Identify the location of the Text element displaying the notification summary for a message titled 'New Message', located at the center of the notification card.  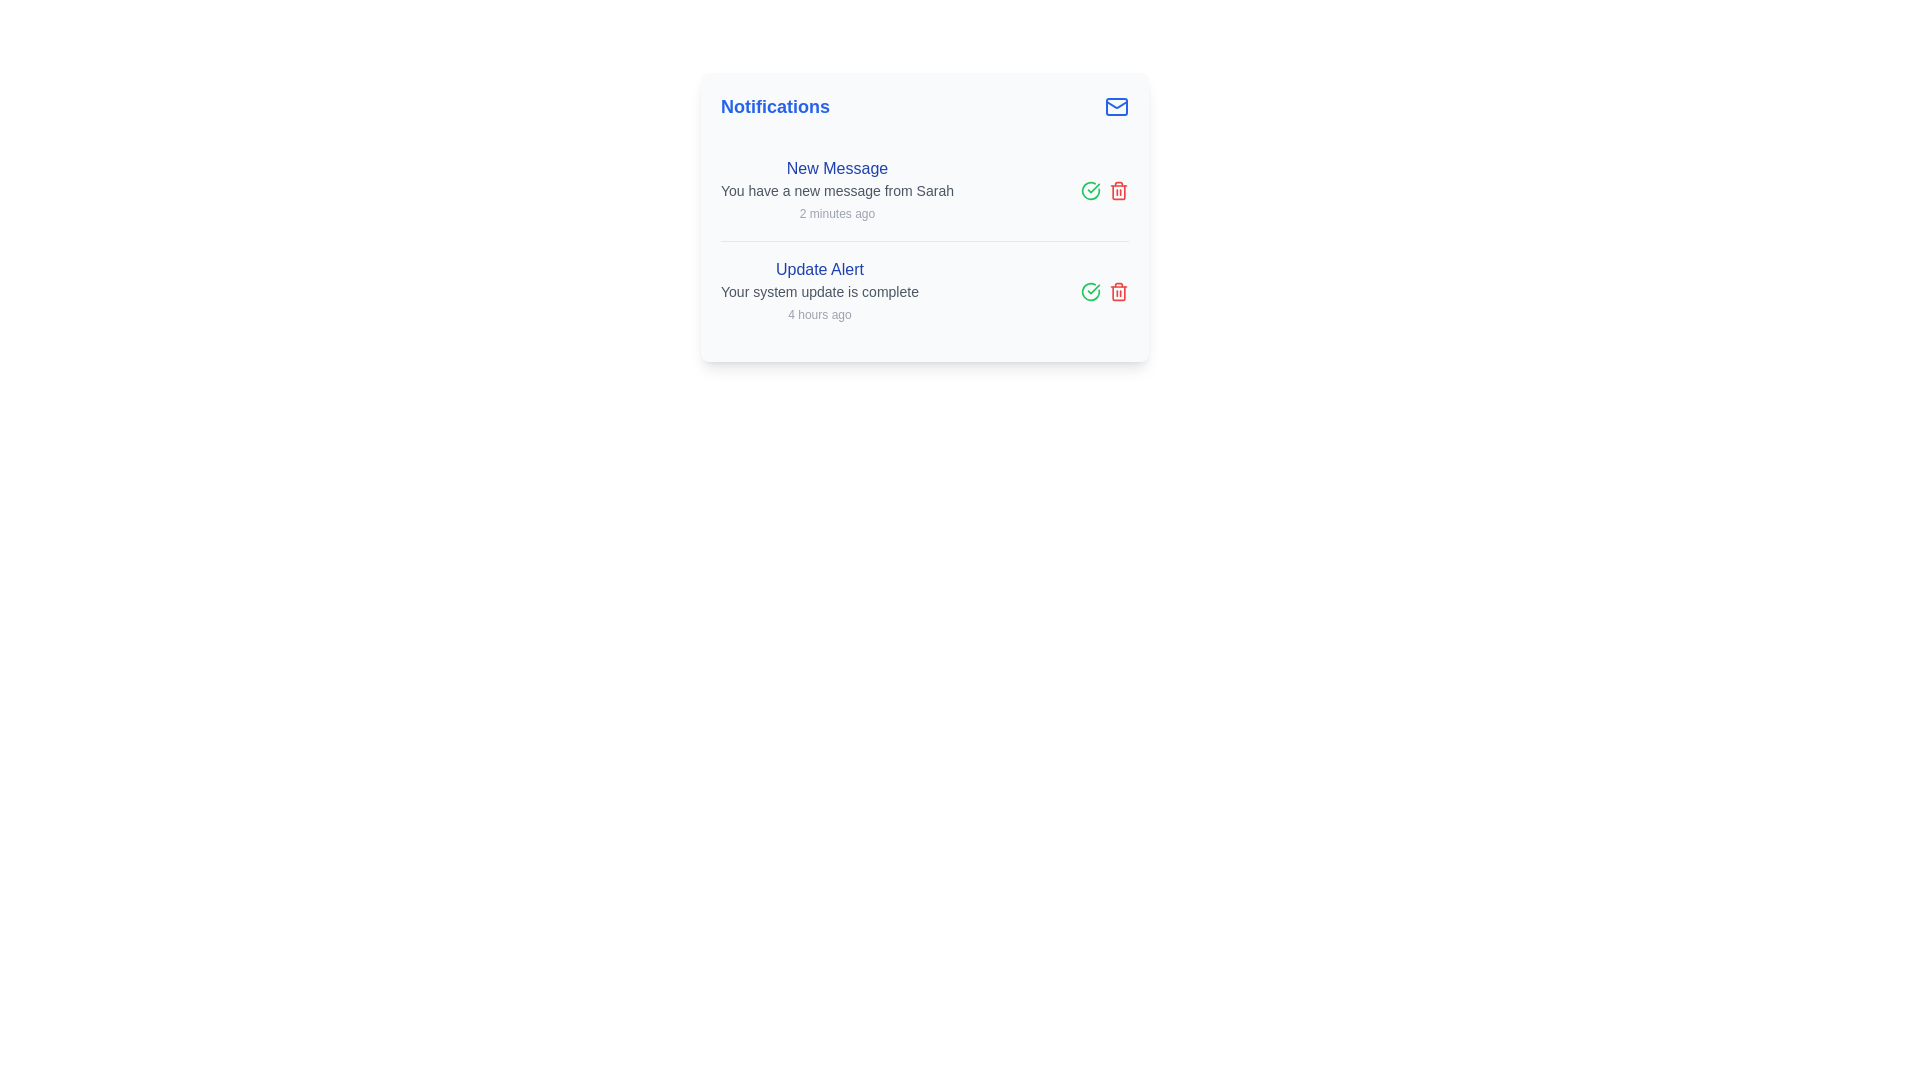
(837, 191).